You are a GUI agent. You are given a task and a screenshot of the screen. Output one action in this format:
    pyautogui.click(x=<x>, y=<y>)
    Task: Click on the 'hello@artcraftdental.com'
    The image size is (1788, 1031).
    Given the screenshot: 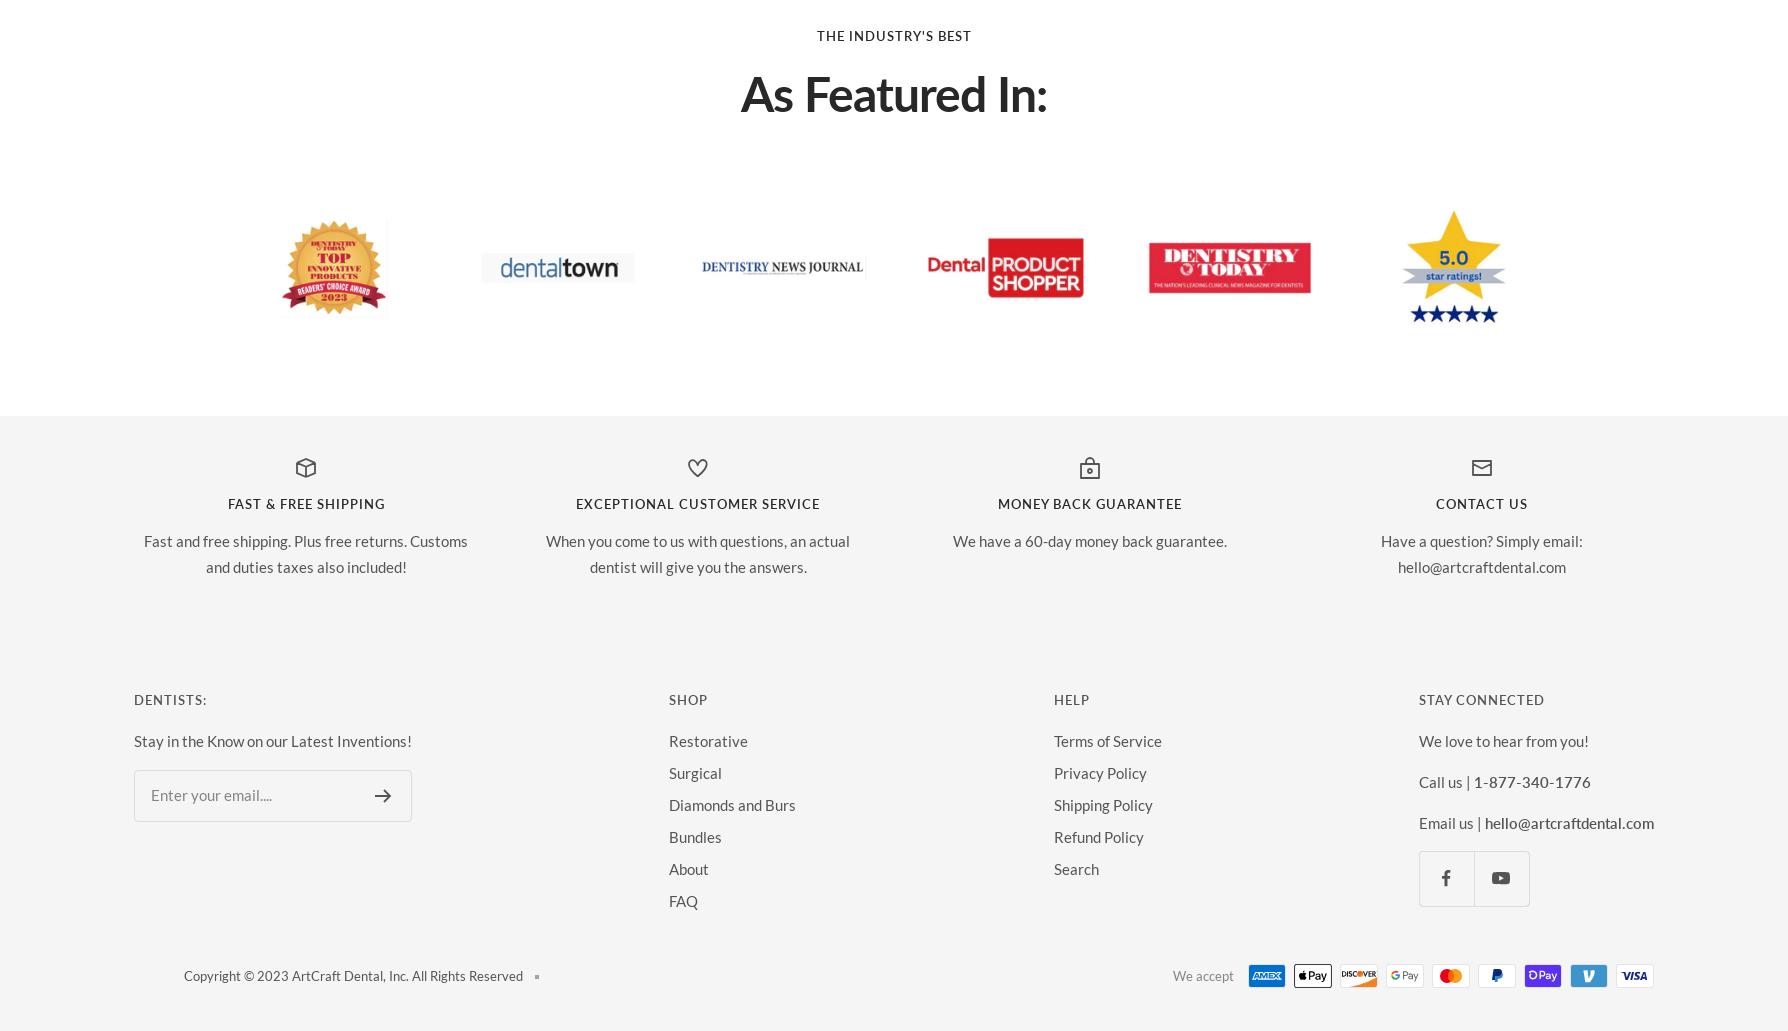 What is the action you would take?
    pyautogui.click(x=1567, y=821)
    